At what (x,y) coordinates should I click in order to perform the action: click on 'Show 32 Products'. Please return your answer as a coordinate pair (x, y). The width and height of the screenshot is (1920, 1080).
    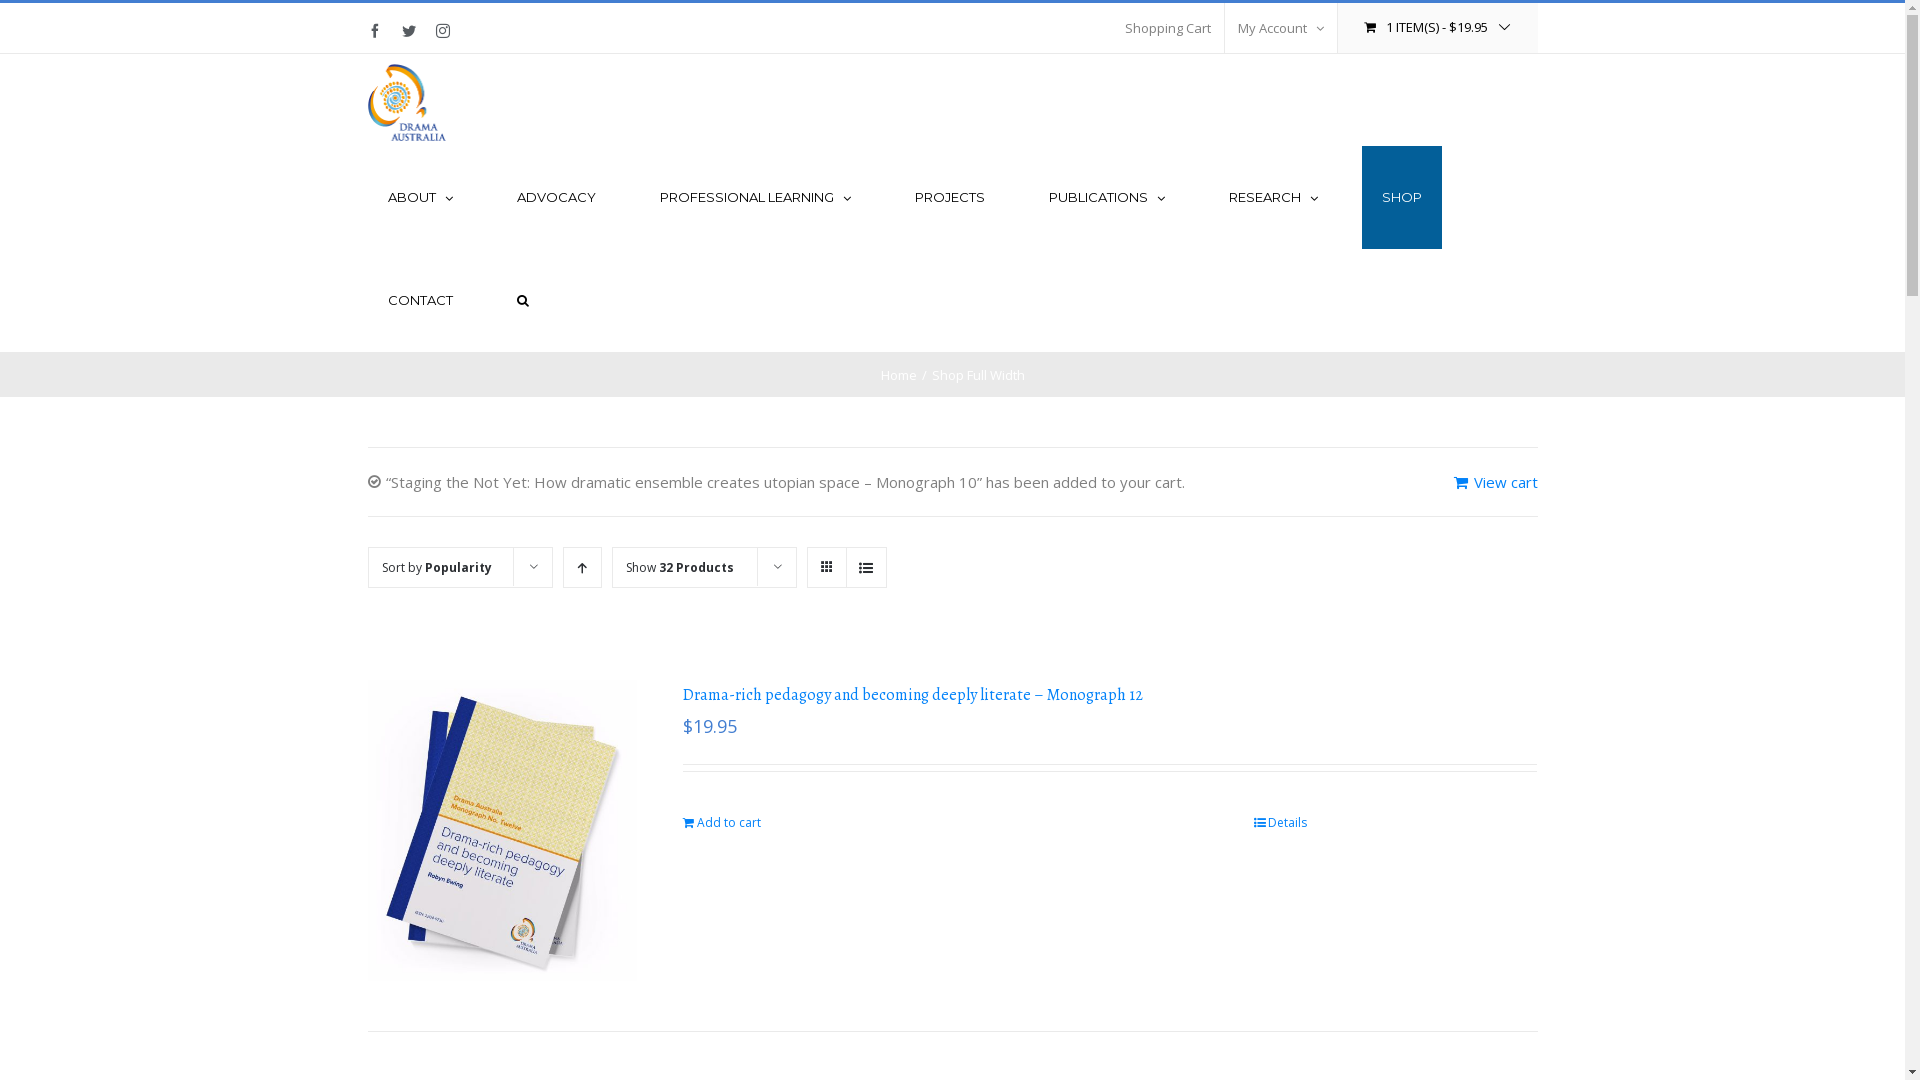
    Looking at the image, I should click on (624, 567).